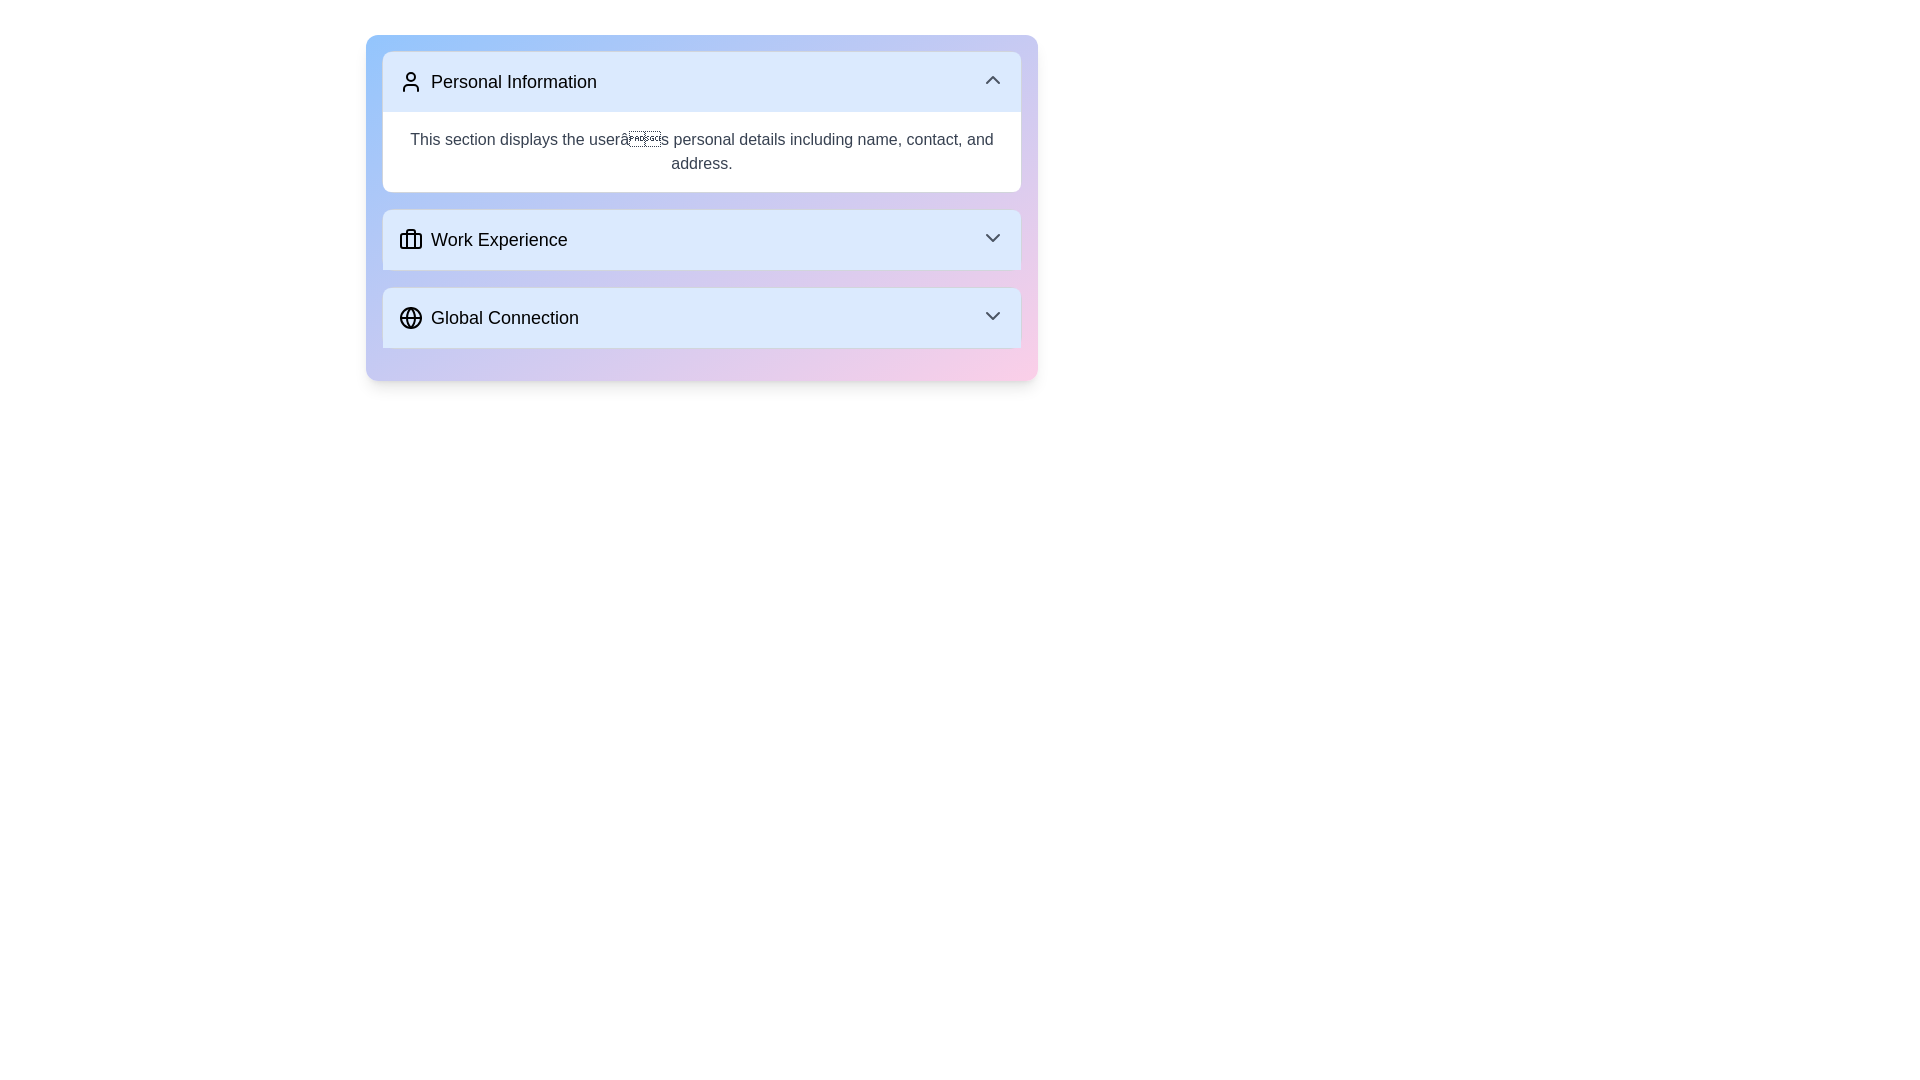 This screenshot has height=1080, width=1920. I want to click on text of the Label or Header with Icon that introduces the 'Personal Information' content in the collapsible section, so click(498, 80).